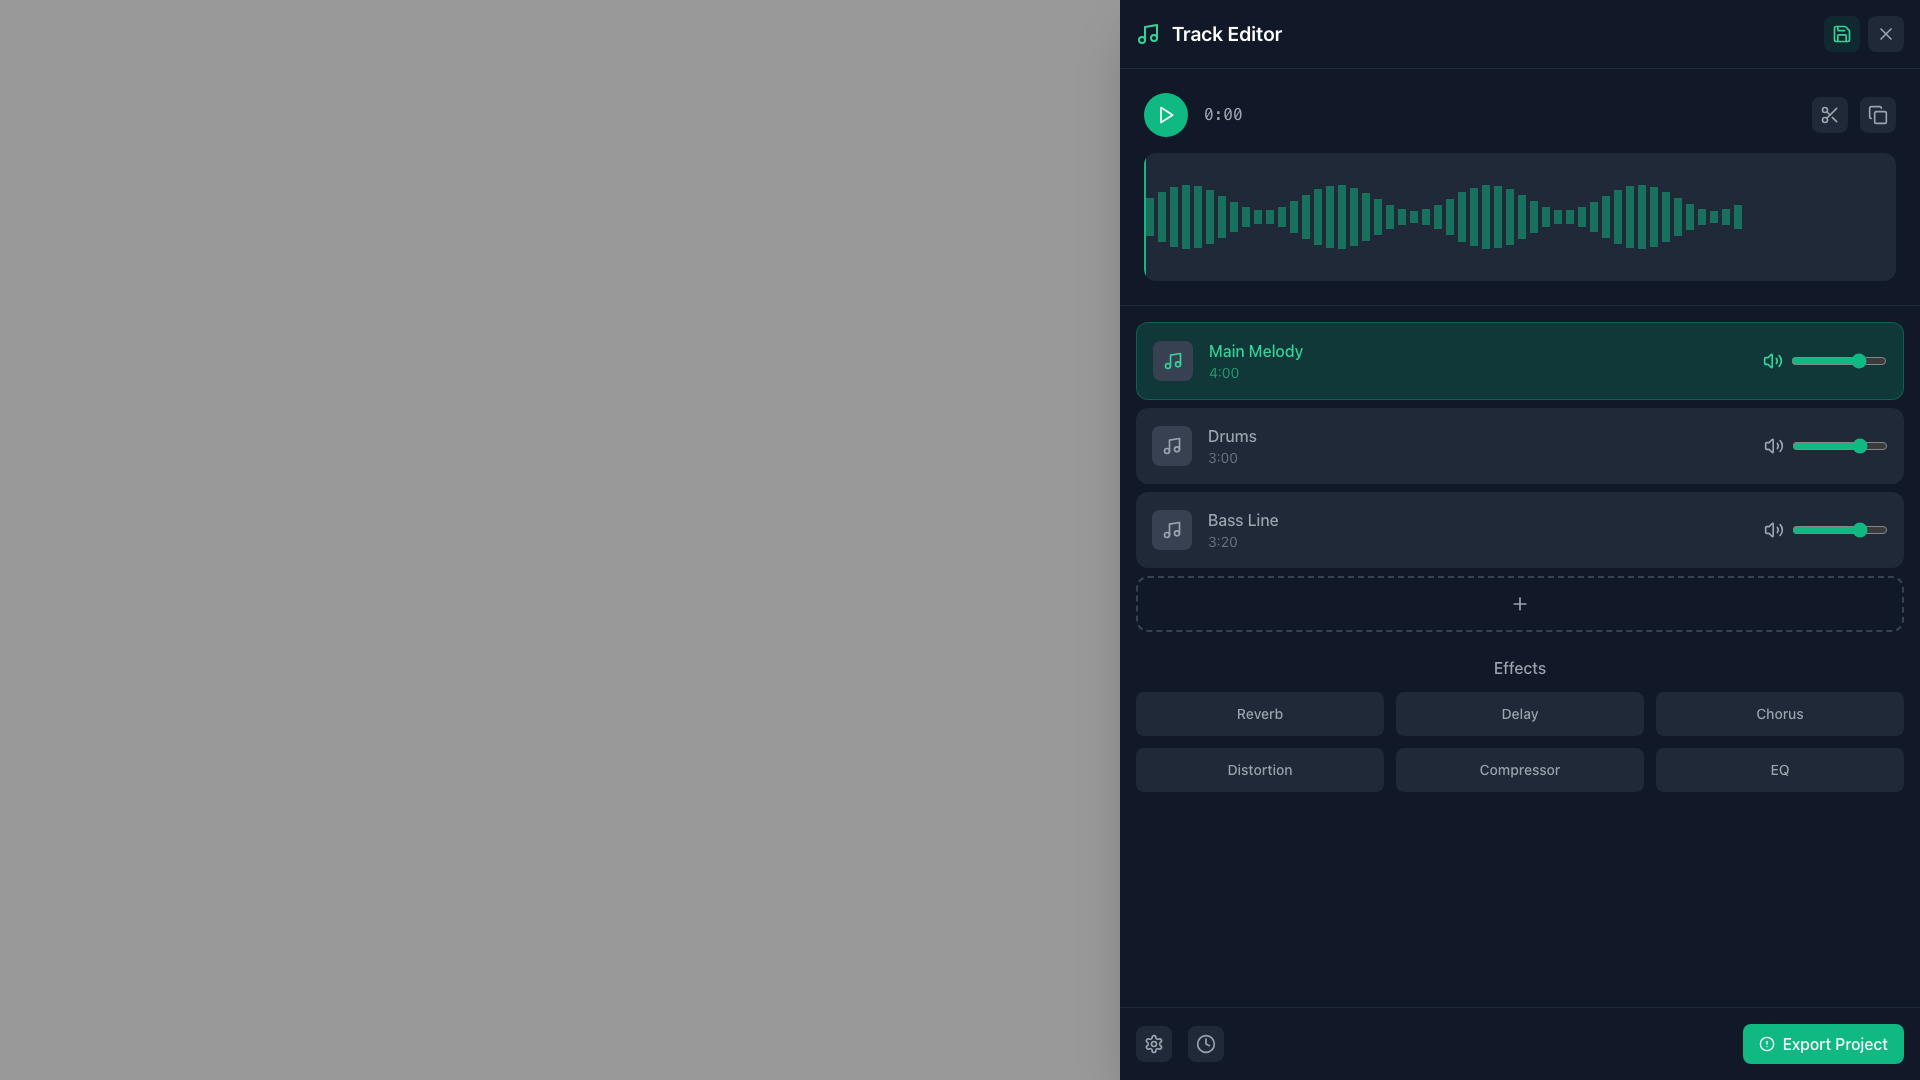  Describe the element at coordinates (1829, 115) in the screenshot. I see `the scissors icon located in the top-right corner of the panel` at that location.